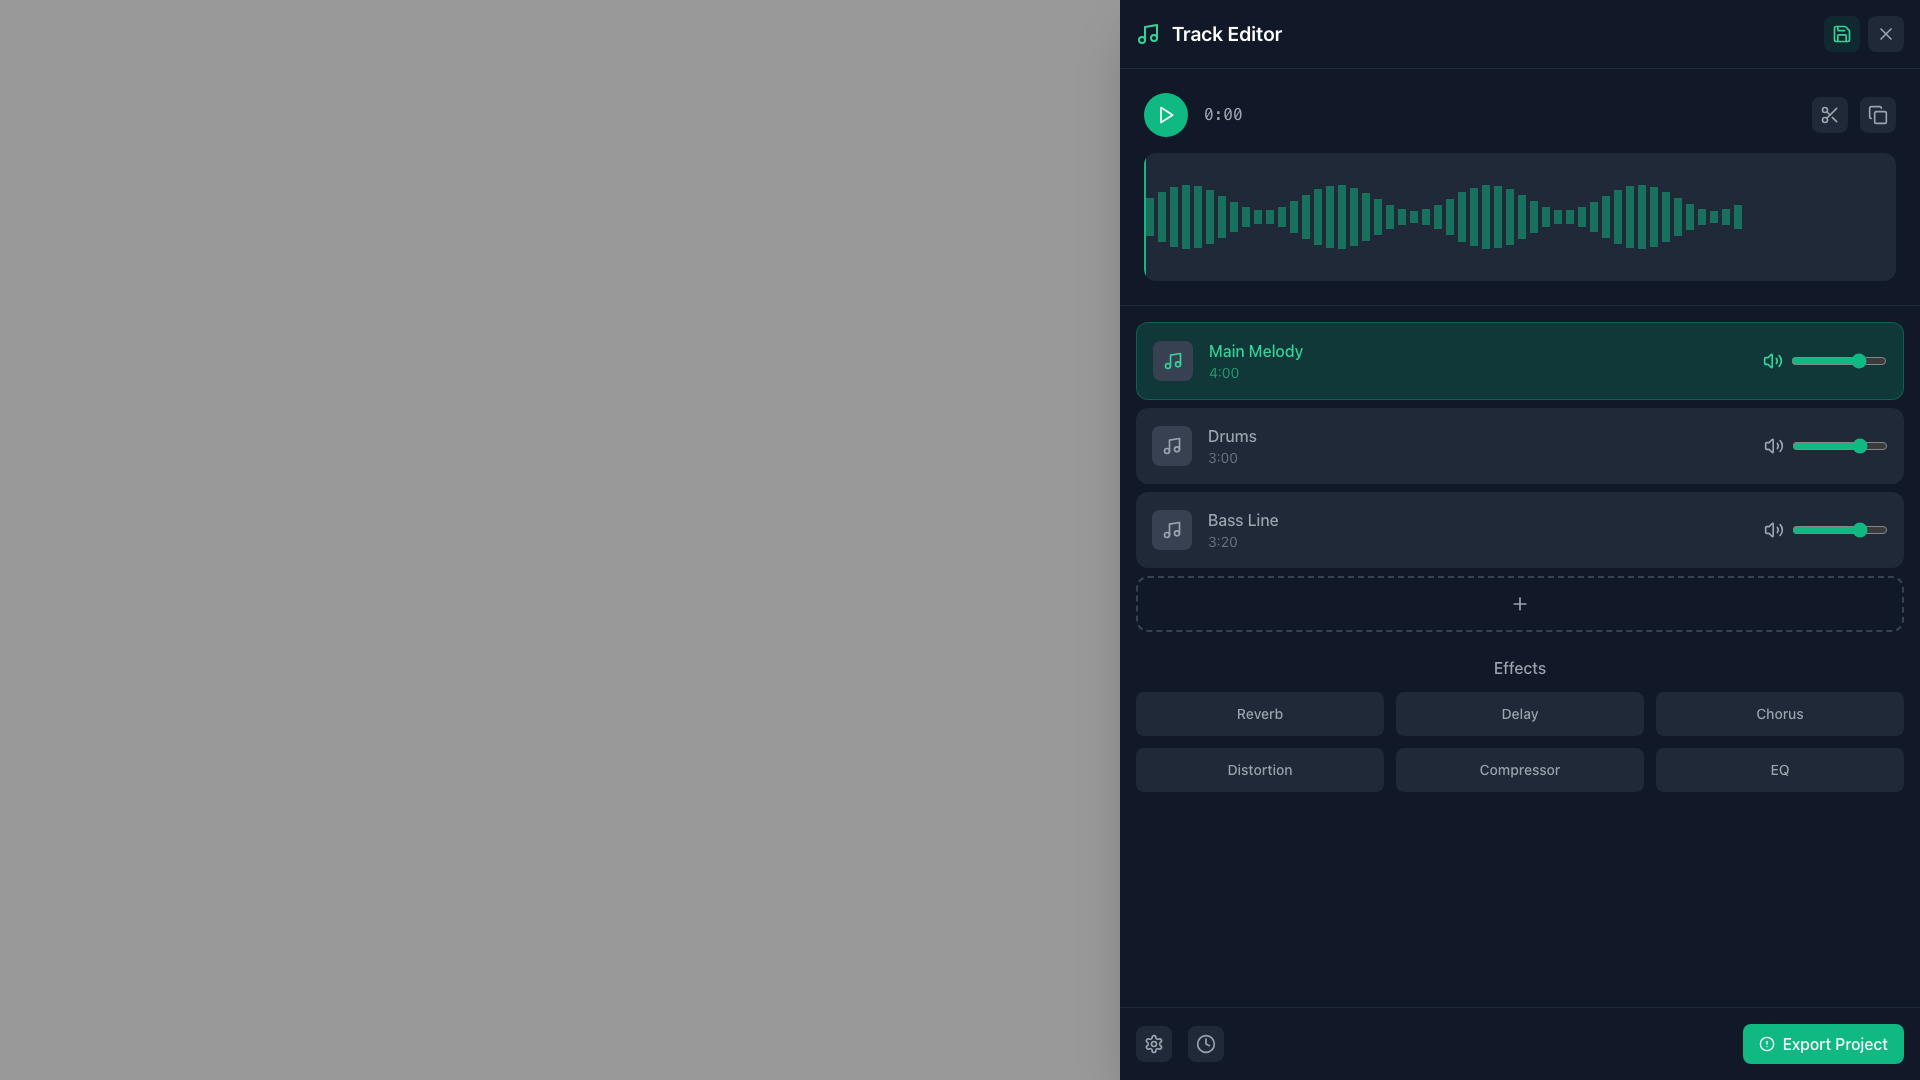  Describe the element at coordinates (1829, 115) in the screenshot. I see `the scissors icon located in the top-right corner of the panel` at that location.